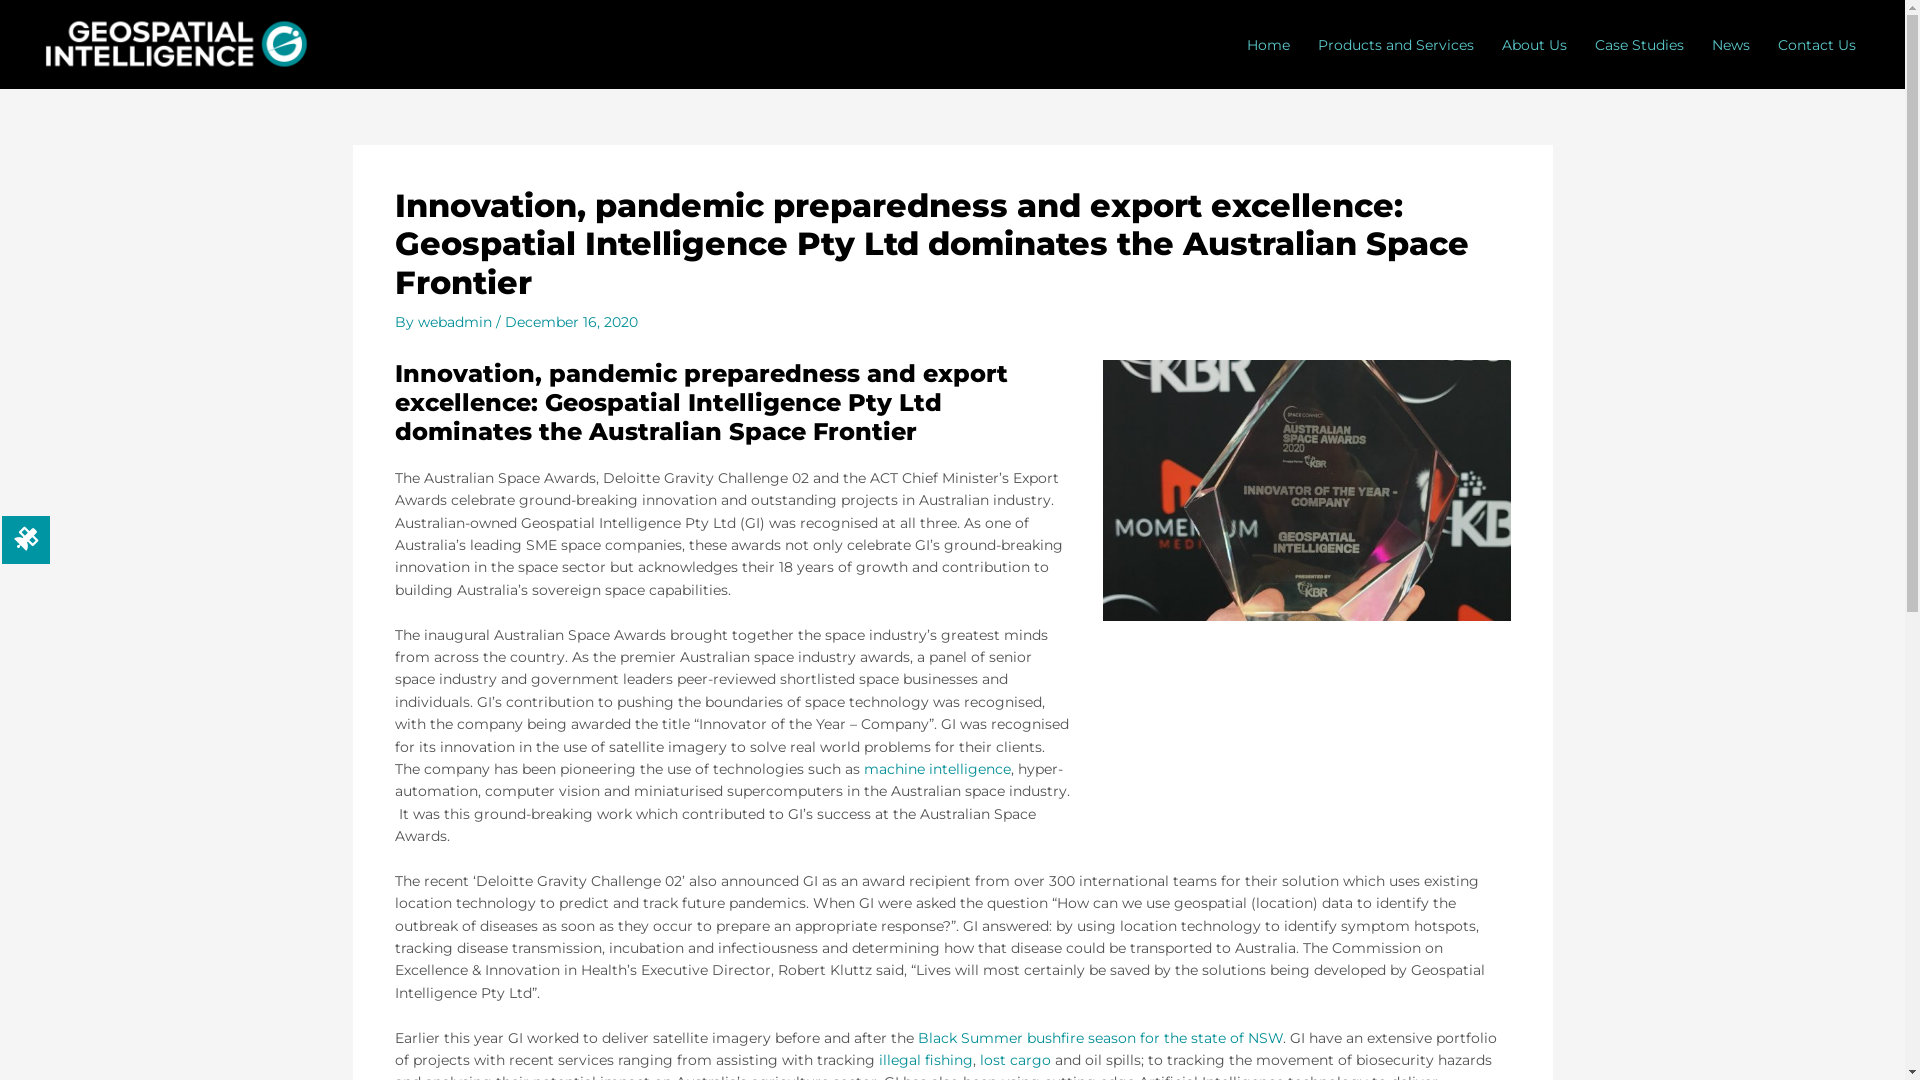  I want to click on 'machine intelligence', so click(864, 767).